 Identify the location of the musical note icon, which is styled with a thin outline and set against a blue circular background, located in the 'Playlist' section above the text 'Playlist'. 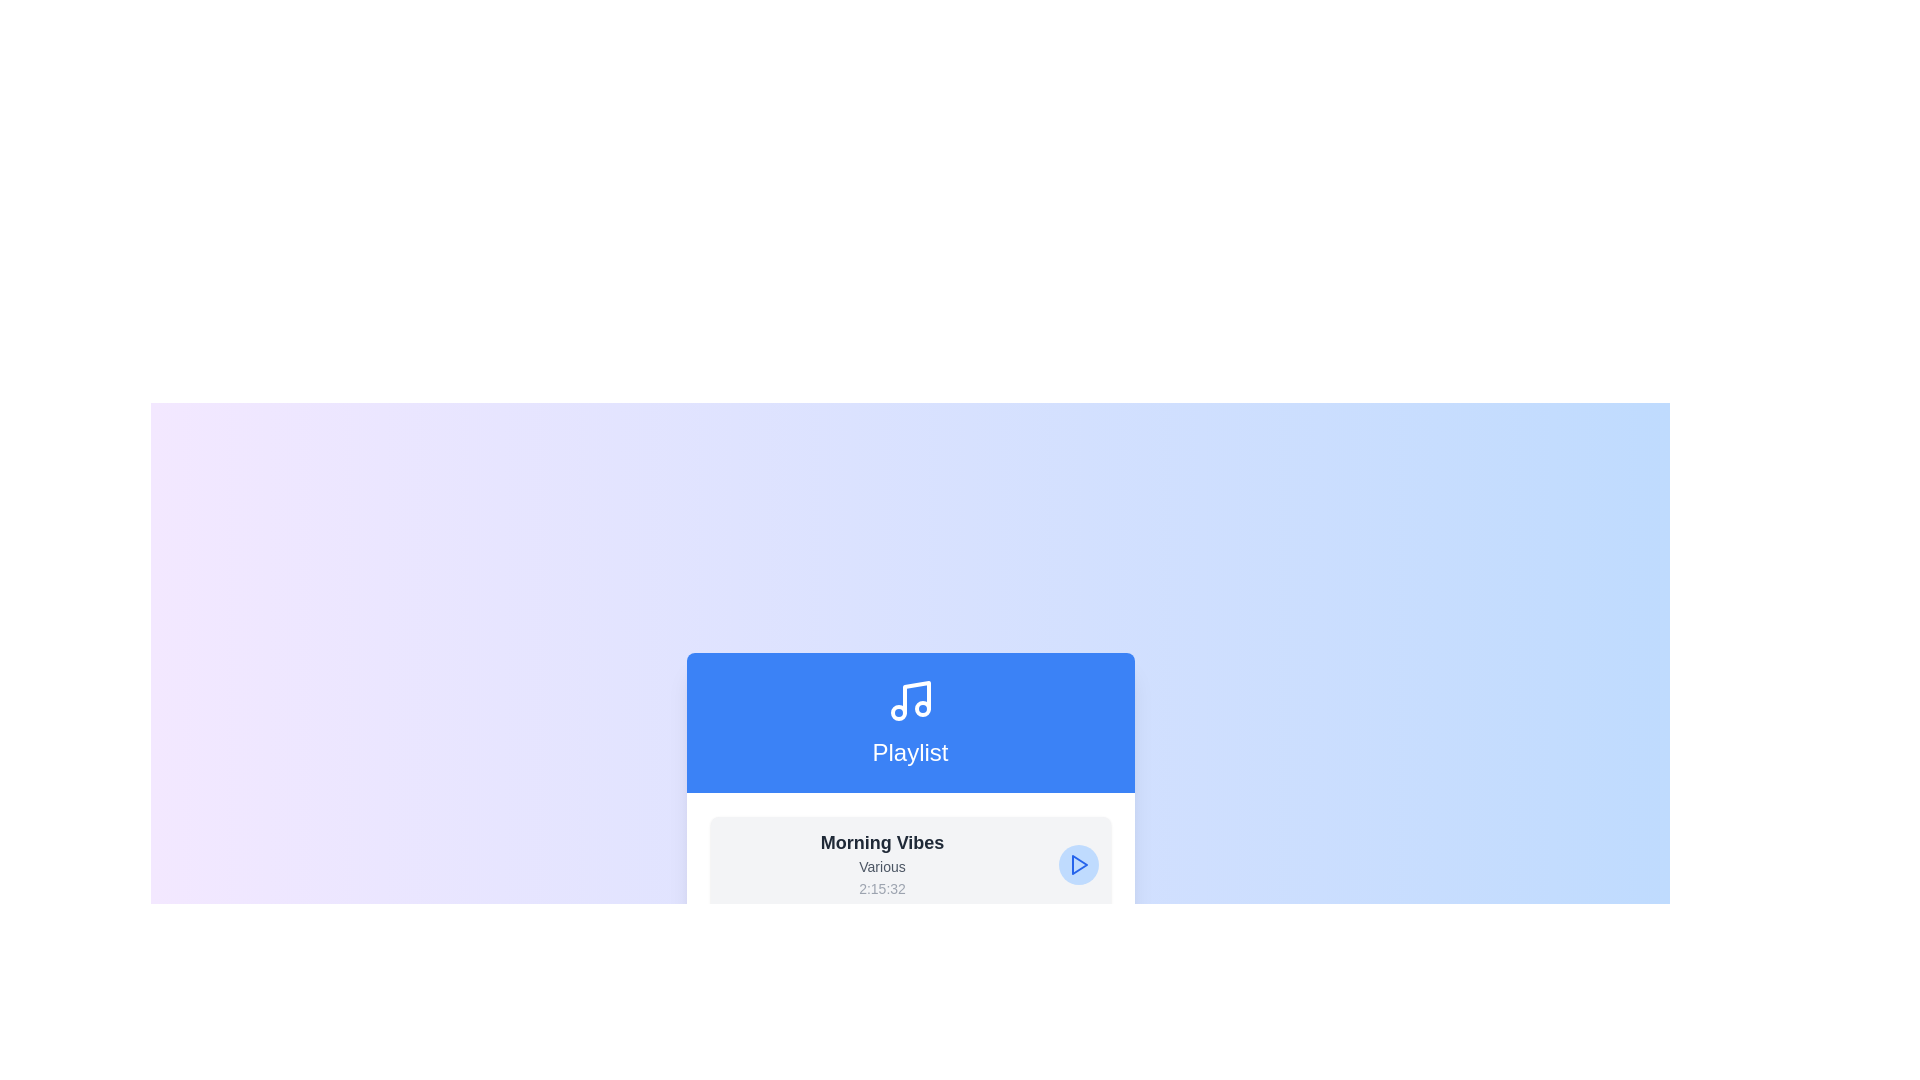
(909, 700).